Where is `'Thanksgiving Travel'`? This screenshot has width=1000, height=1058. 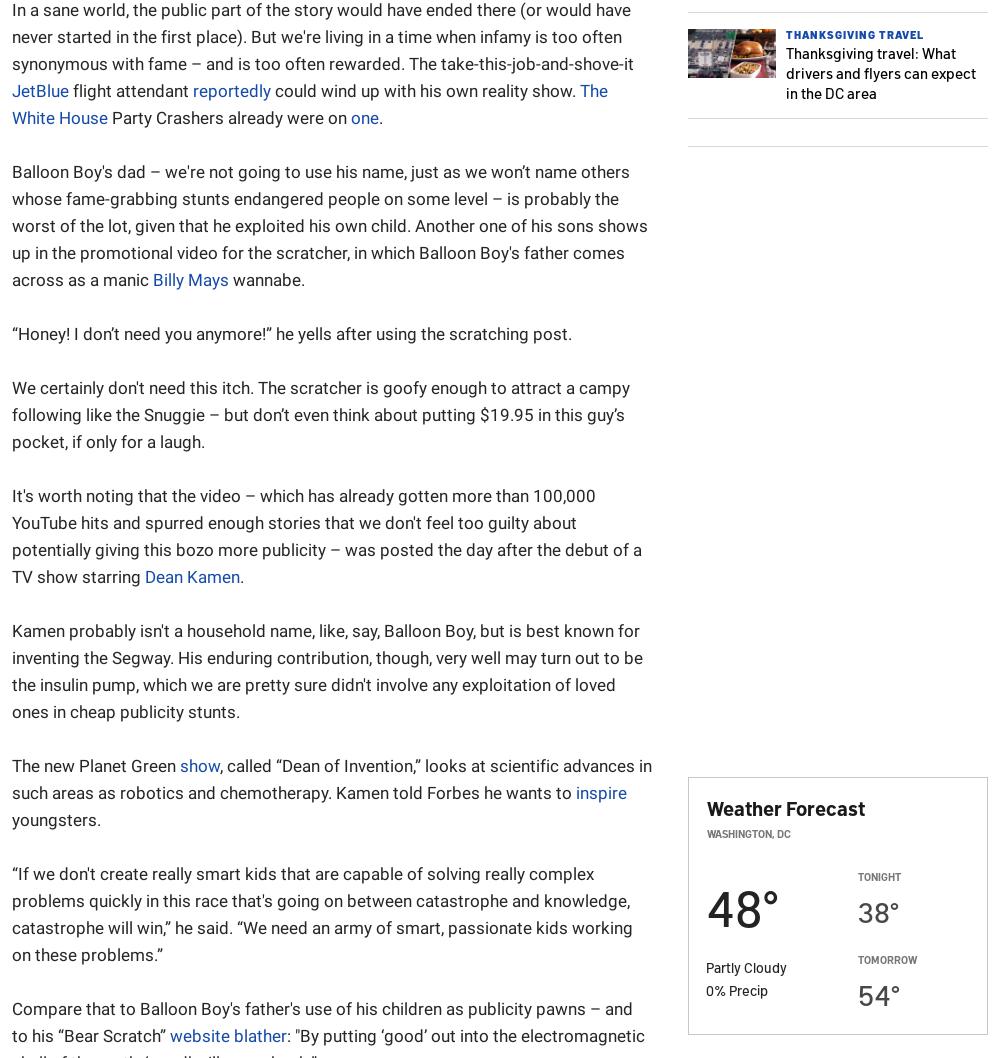
'Thanksgiving Travel' is located at coordinates (786, 33).